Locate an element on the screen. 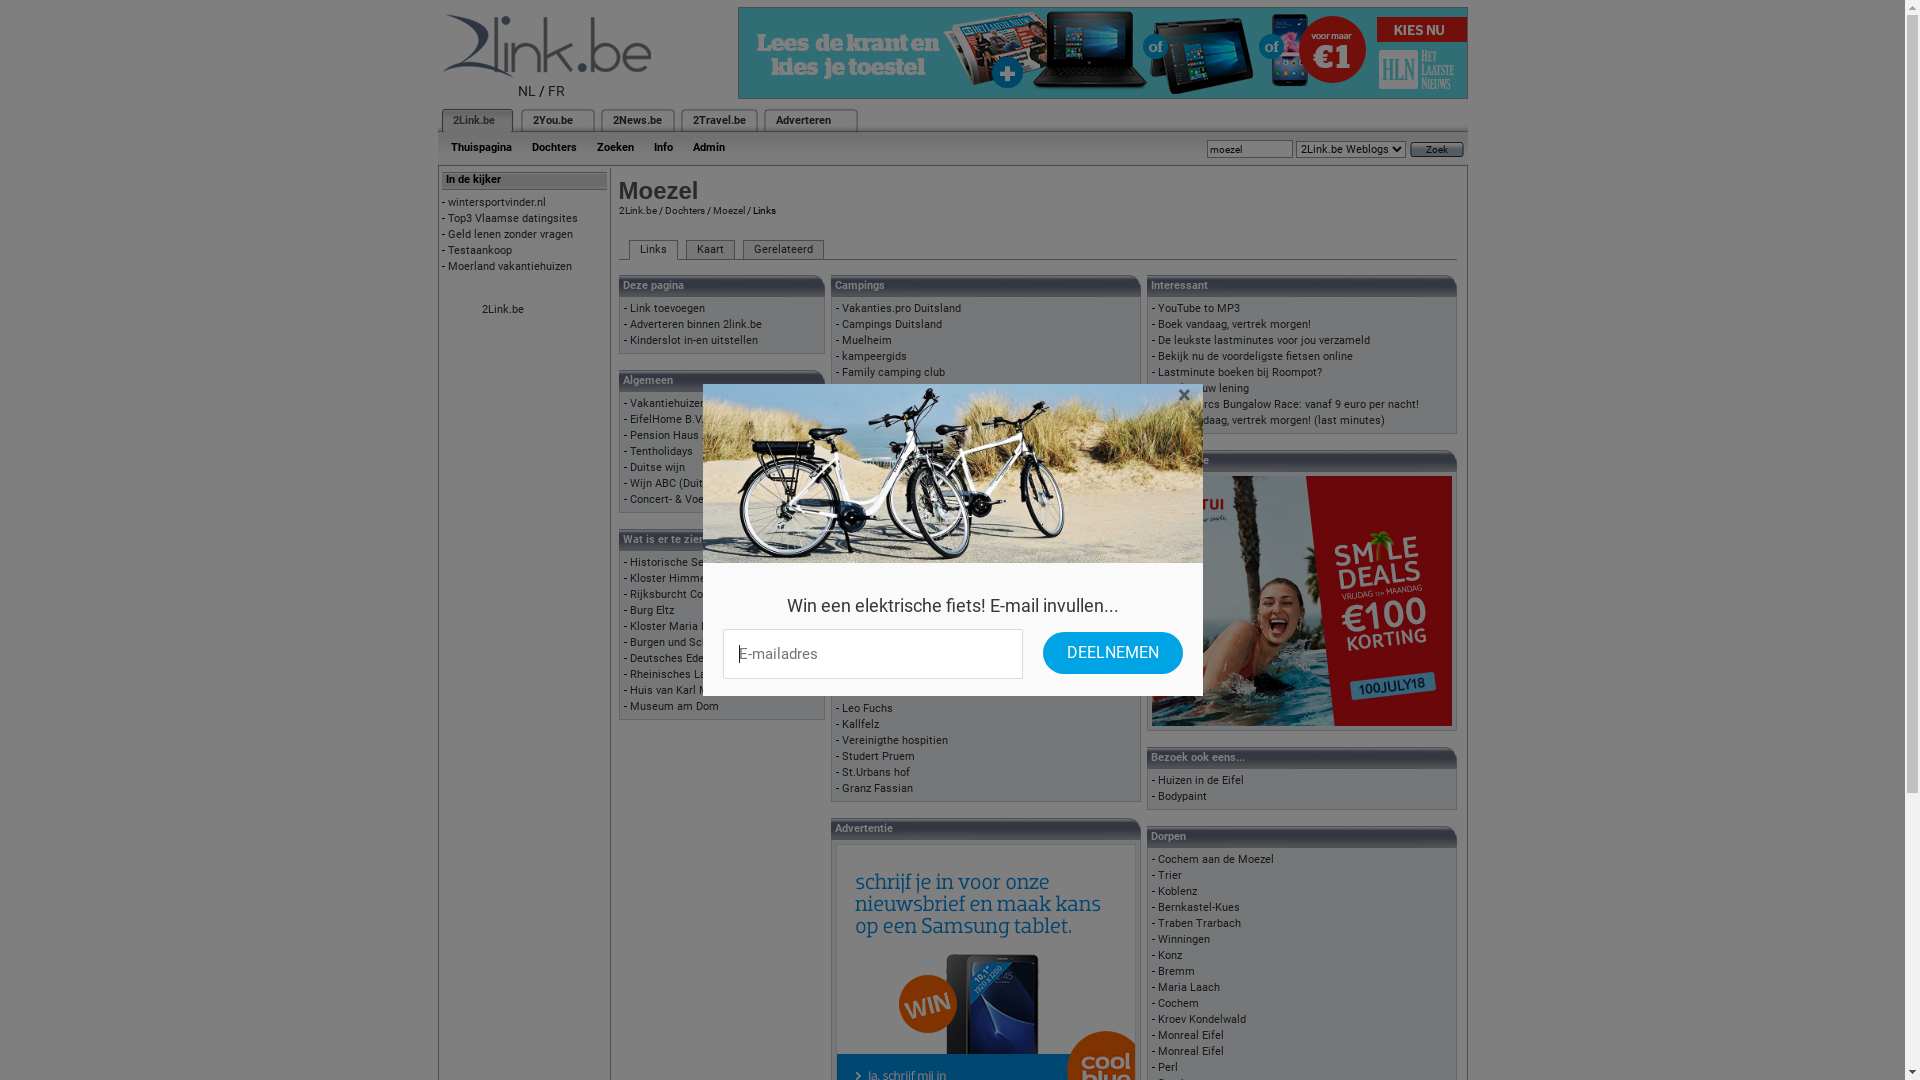 Image resolution: width=1920 pixels, height=1080 pixels. 'Kaart' is located at coordinates (710, 249).